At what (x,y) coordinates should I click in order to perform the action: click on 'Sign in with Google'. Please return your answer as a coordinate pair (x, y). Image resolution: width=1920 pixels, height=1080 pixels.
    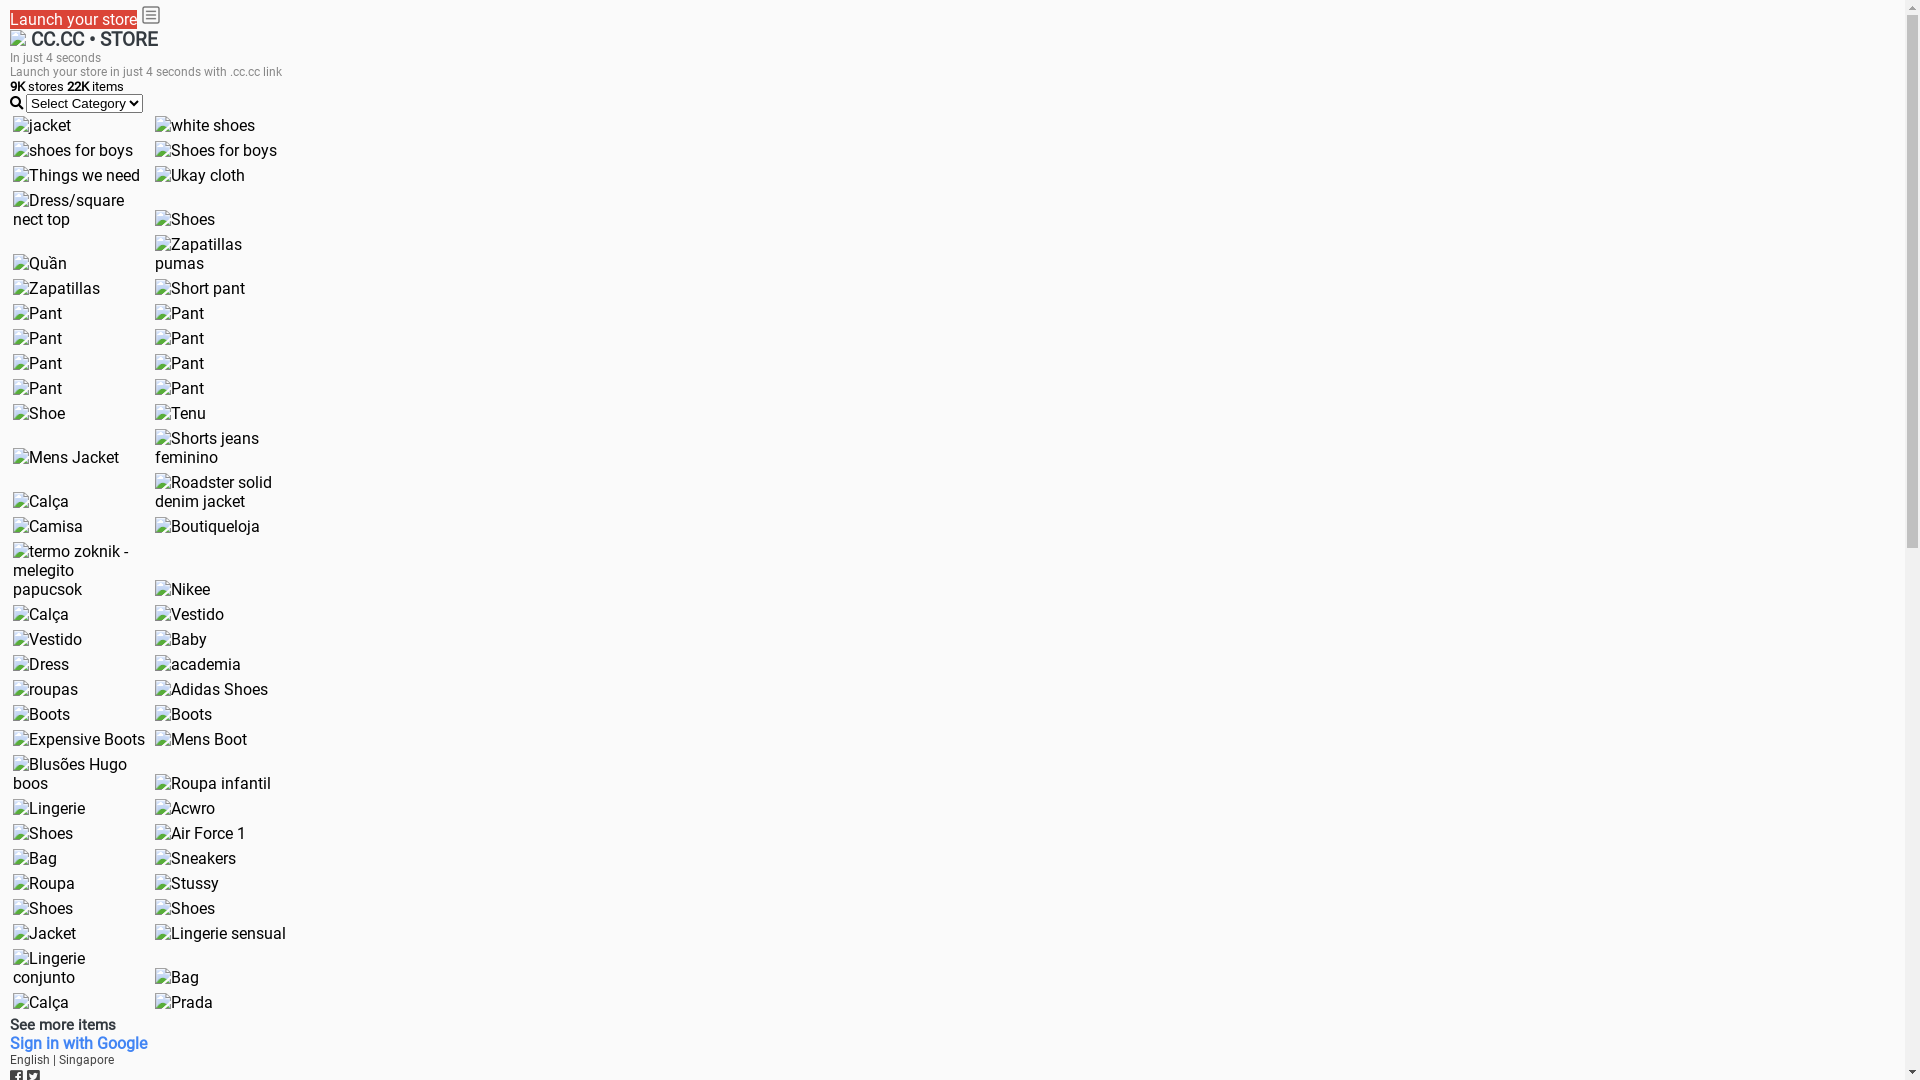
    Looking at the image, I should click on (9, 1042).